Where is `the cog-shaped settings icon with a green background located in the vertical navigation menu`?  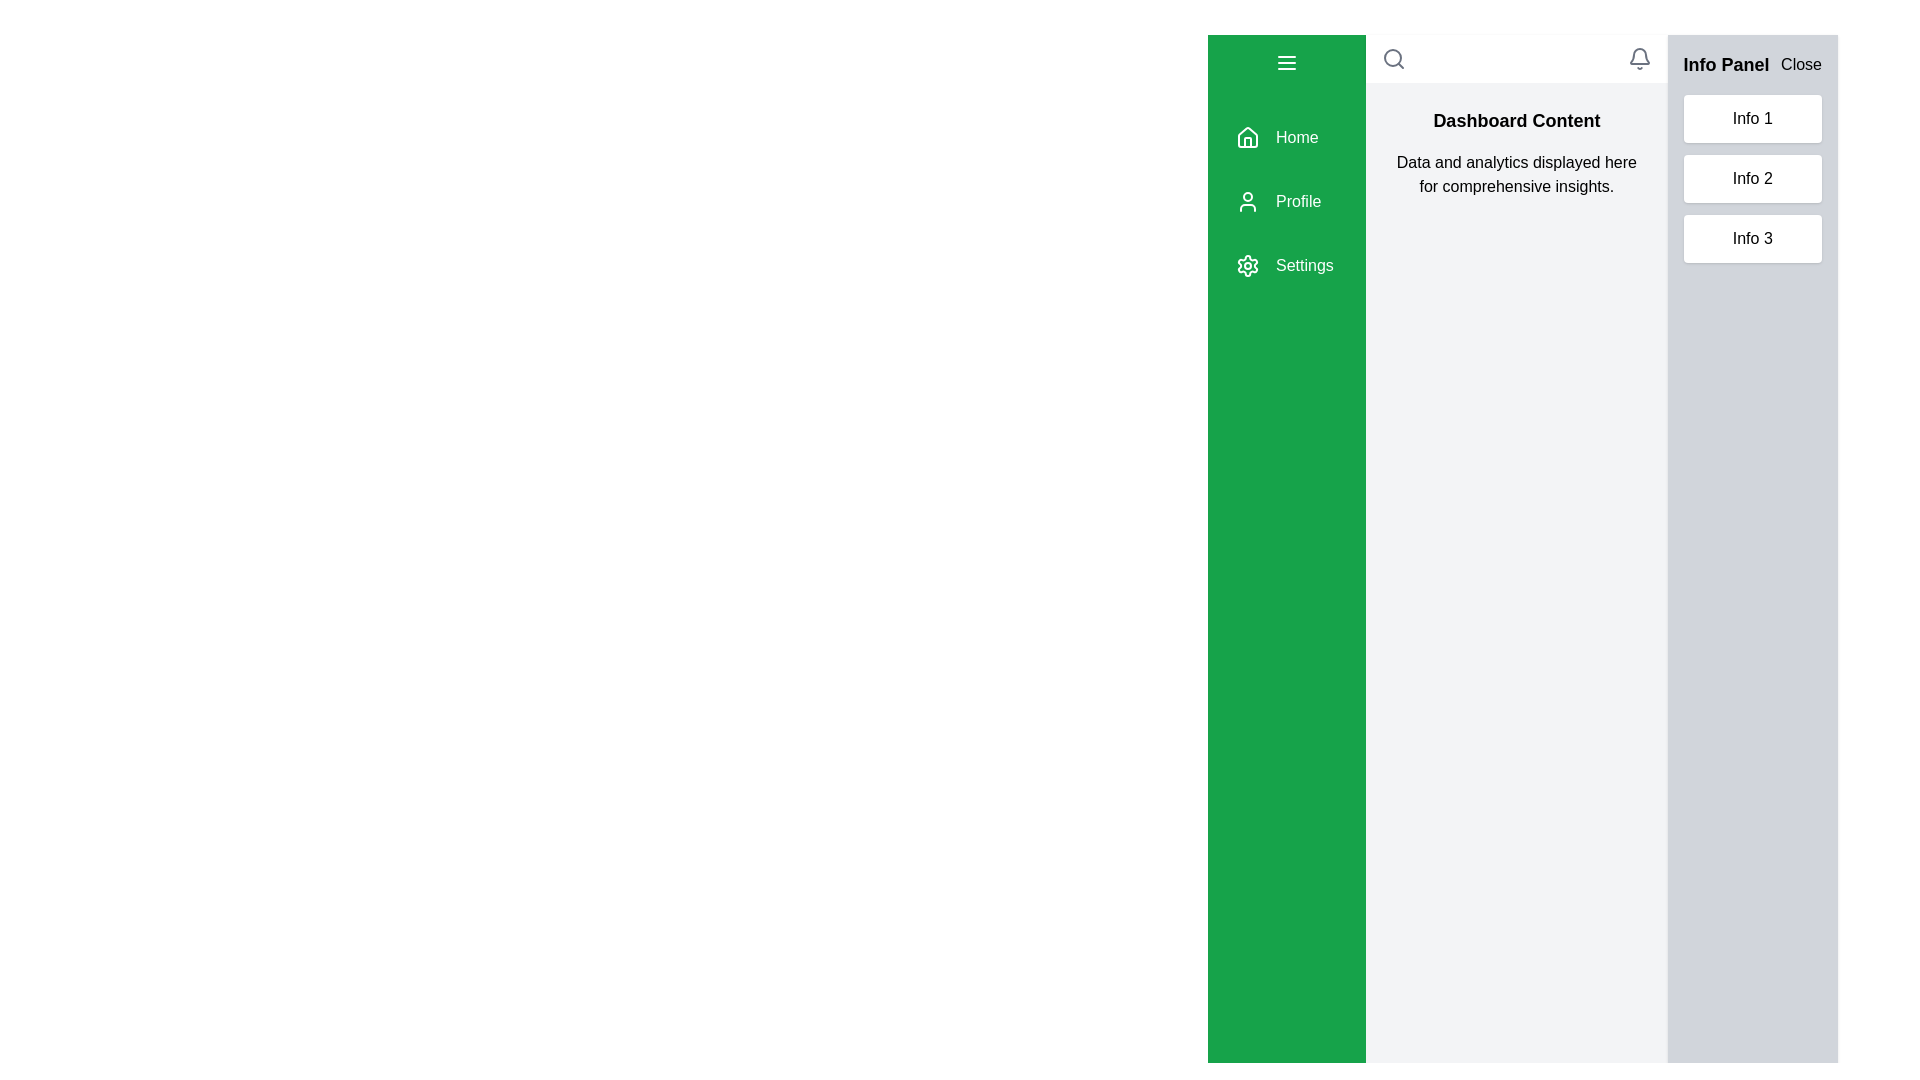 the cog-shaped settings icon with a green background located in the vertical navigation menu is located at coordinates (1247, 265).